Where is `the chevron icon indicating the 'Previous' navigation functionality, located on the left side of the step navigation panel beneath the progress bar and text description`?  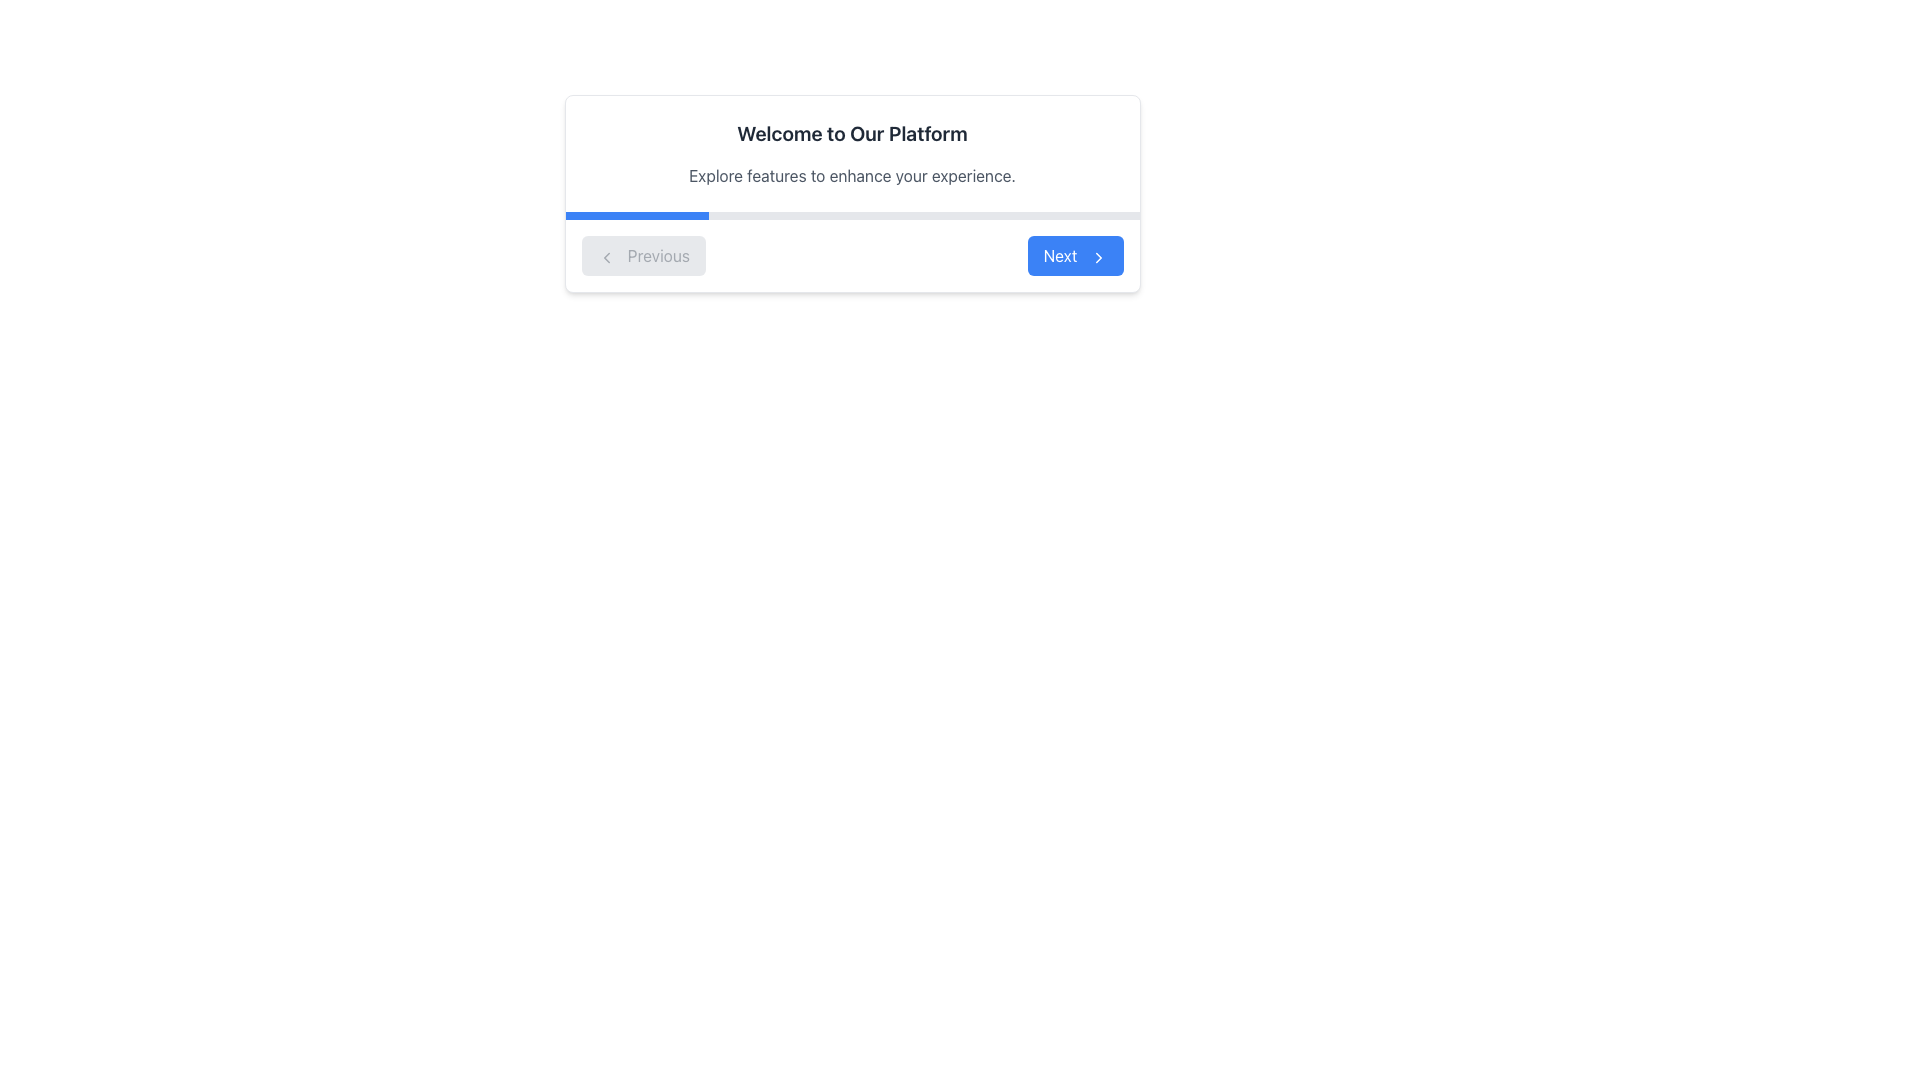
the chevron icon indicating the 'Previous' navigation functionality, located on the left side of the step navigation panel beneath the progress bar and text description is located at coordinates (605, 256).